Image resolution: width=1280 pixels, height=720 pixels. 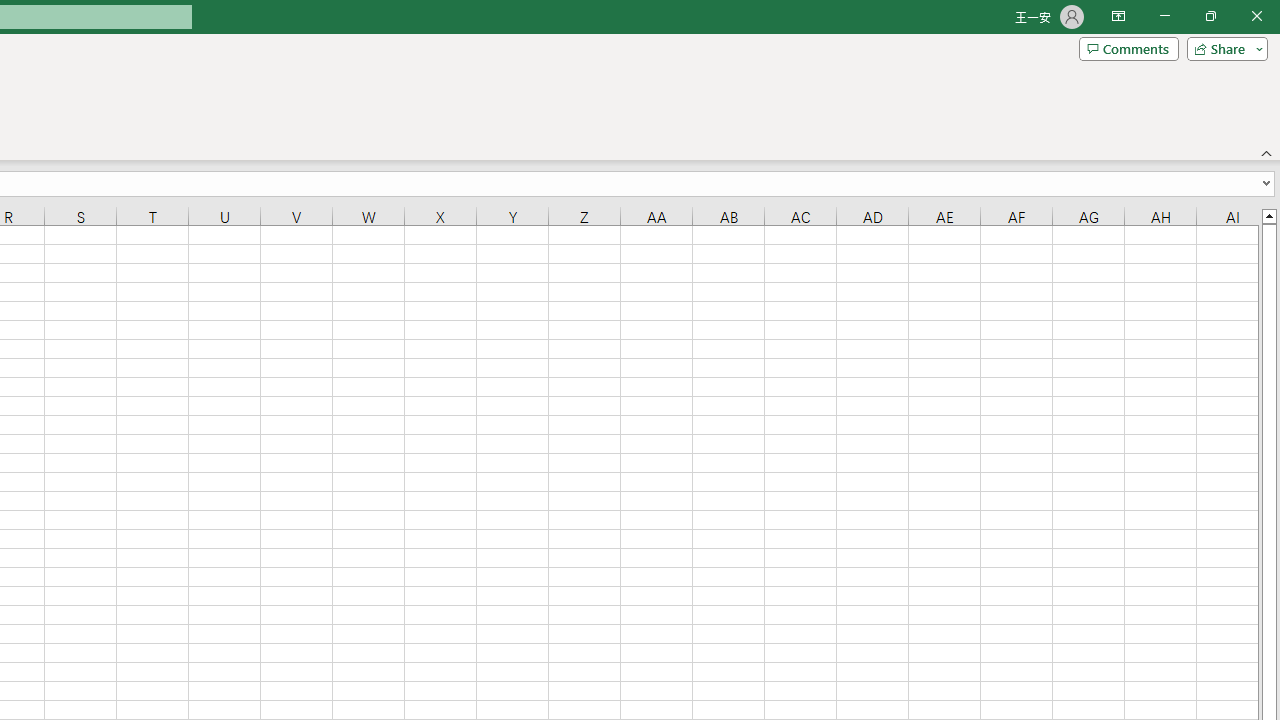 I want to click on 'Collapse the Ribbon', so click(x=1266, y=152).